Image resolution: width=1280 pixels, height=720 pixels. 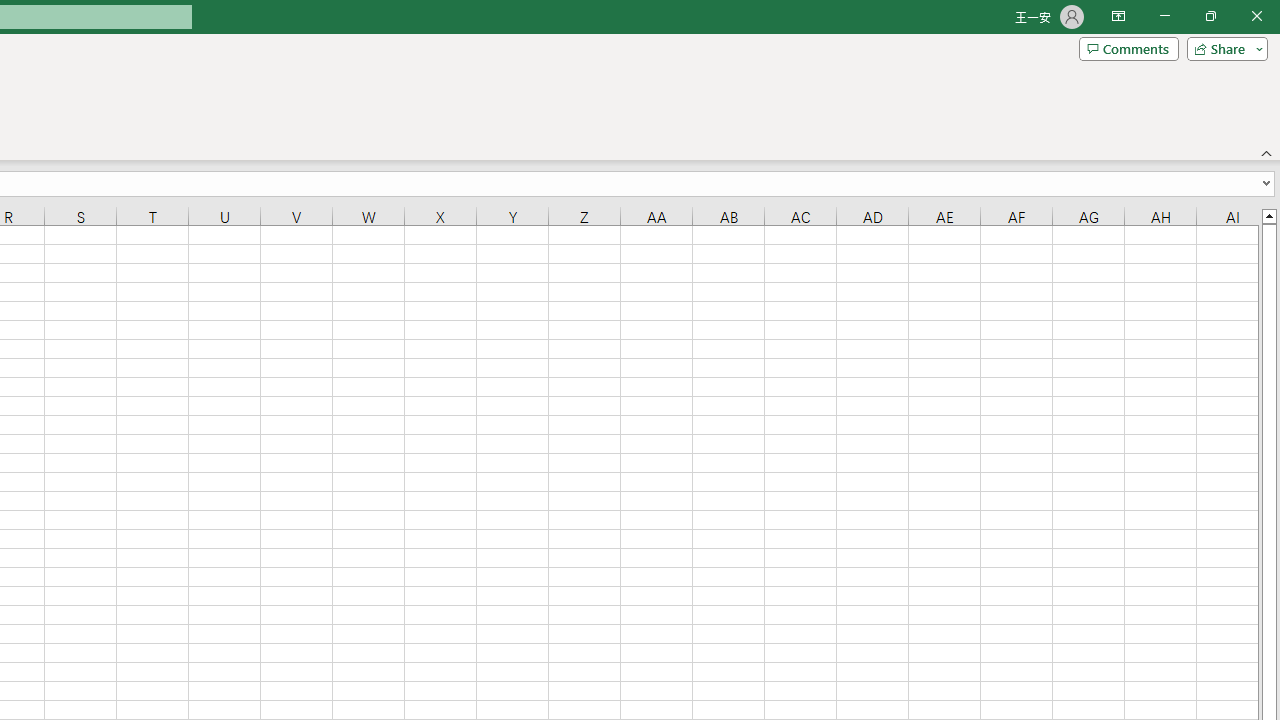 I want to click on 'Collapse the Ribbon', so click(x=1266, y=152).